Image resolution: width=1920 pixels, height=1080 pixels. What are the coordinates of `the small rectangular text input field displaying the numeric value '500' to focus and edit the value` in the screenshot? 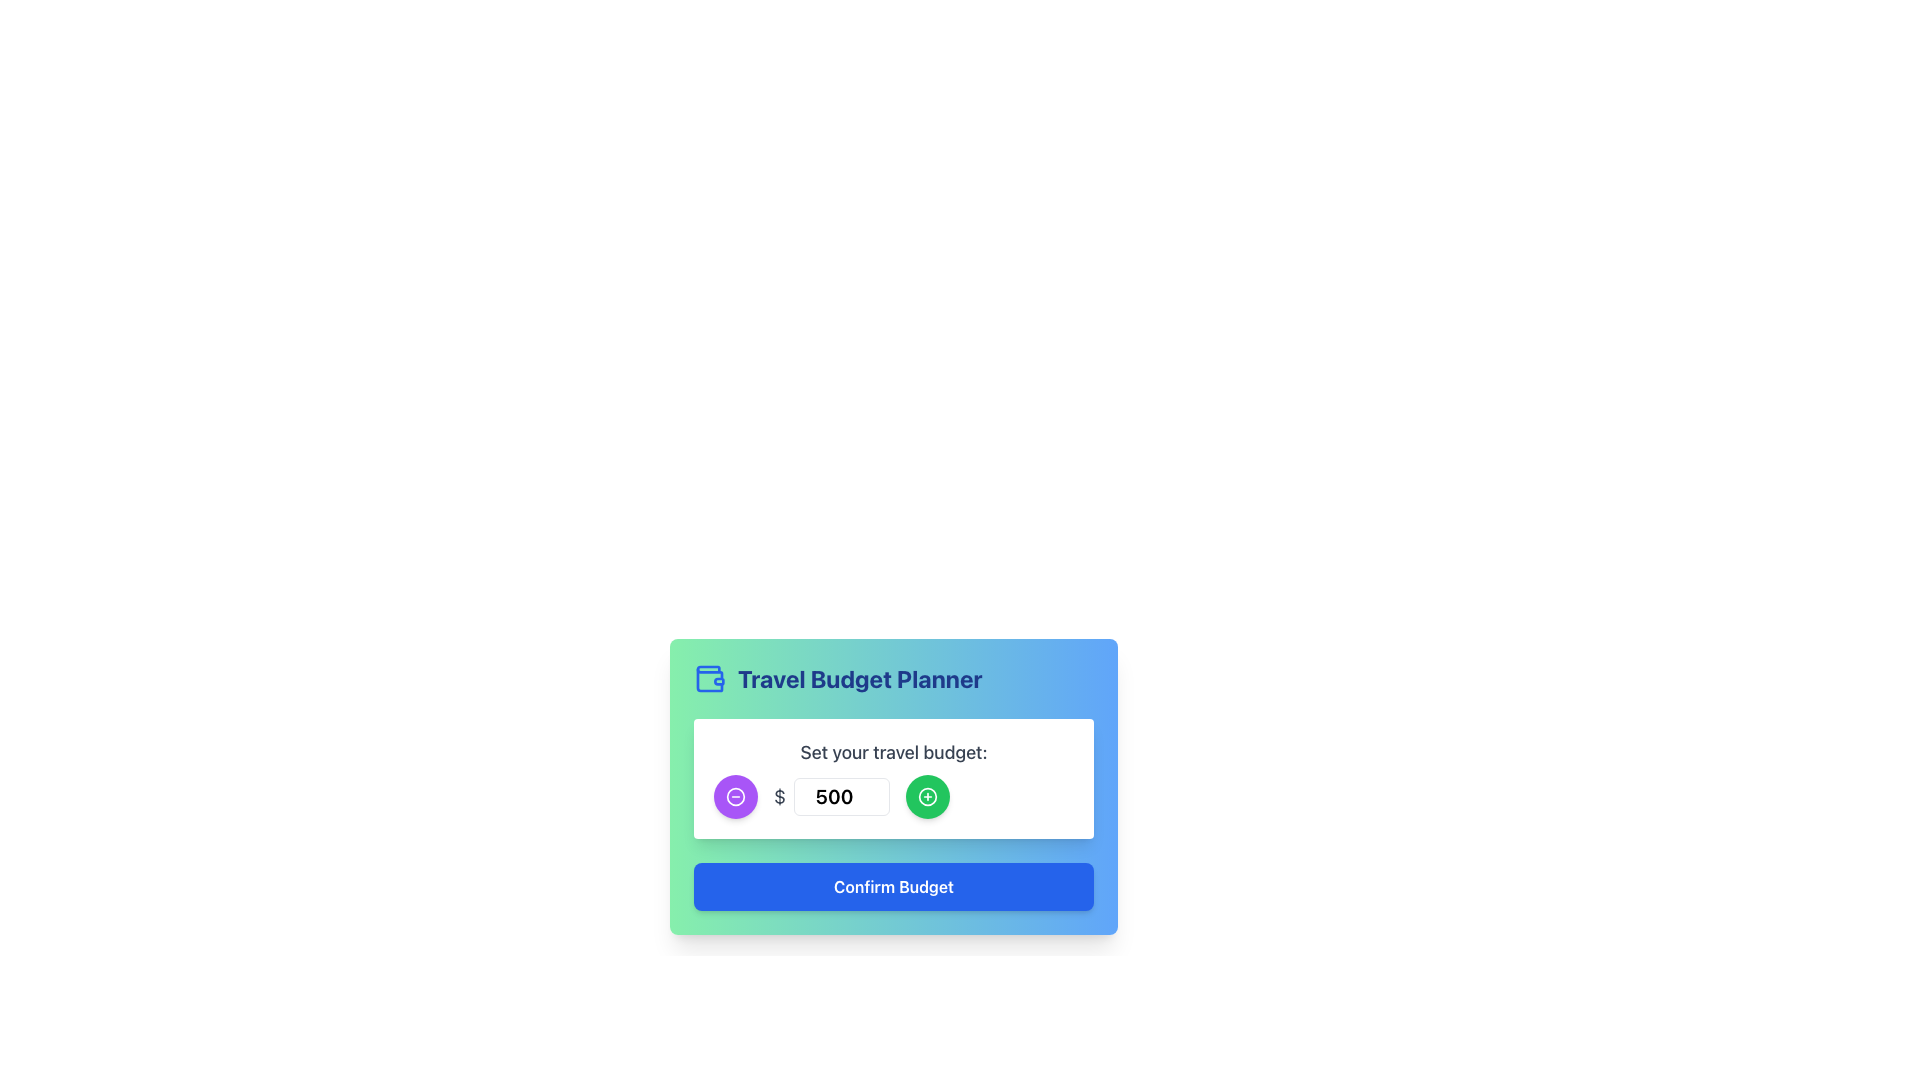 It's located at (841, 796).